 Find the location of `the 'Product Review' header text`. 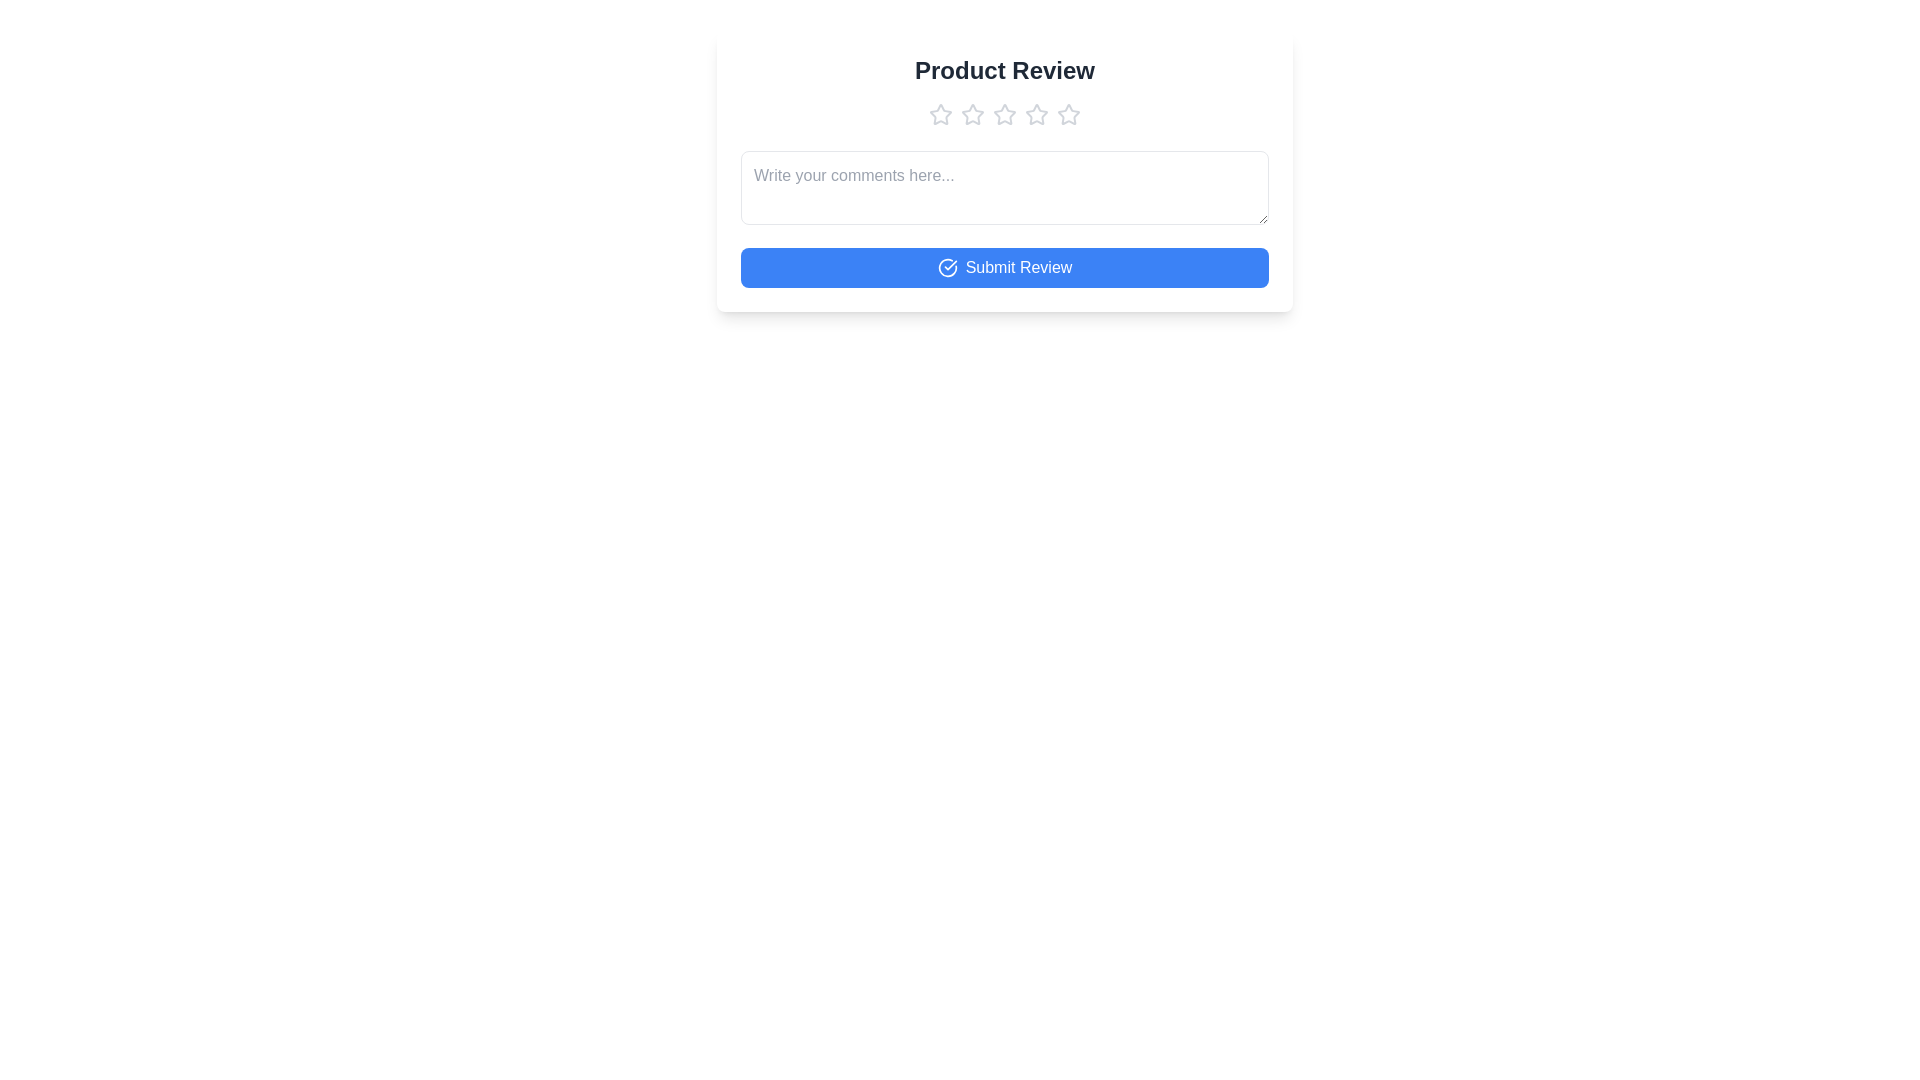

the 'Product Review' header text is located at coordinates (1004, 69).